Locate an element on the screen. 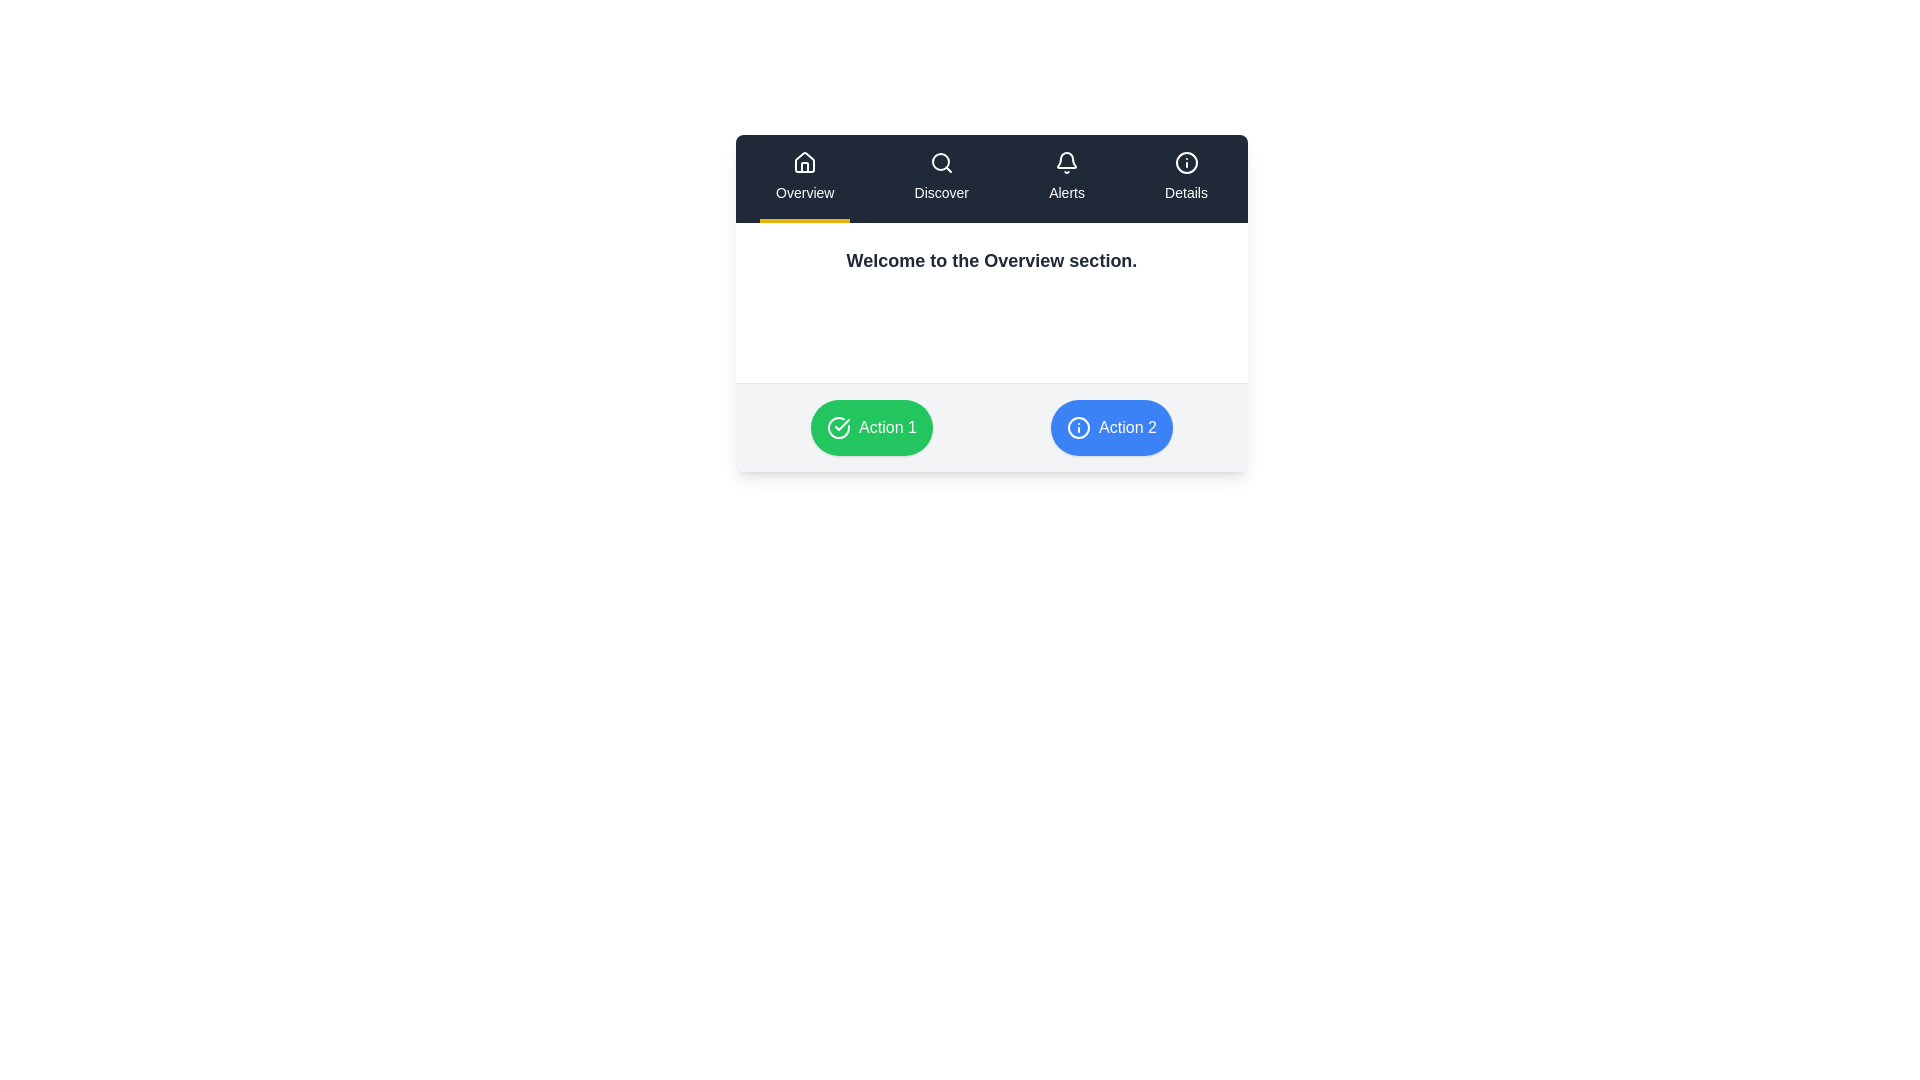 This screenshot has width=1920, height=1080. the checkmark-shaped icon within the green circular area that is part of the button labeled 'Action 1' located at the bottom center-right of the interface is located at coordinates (842, 423).